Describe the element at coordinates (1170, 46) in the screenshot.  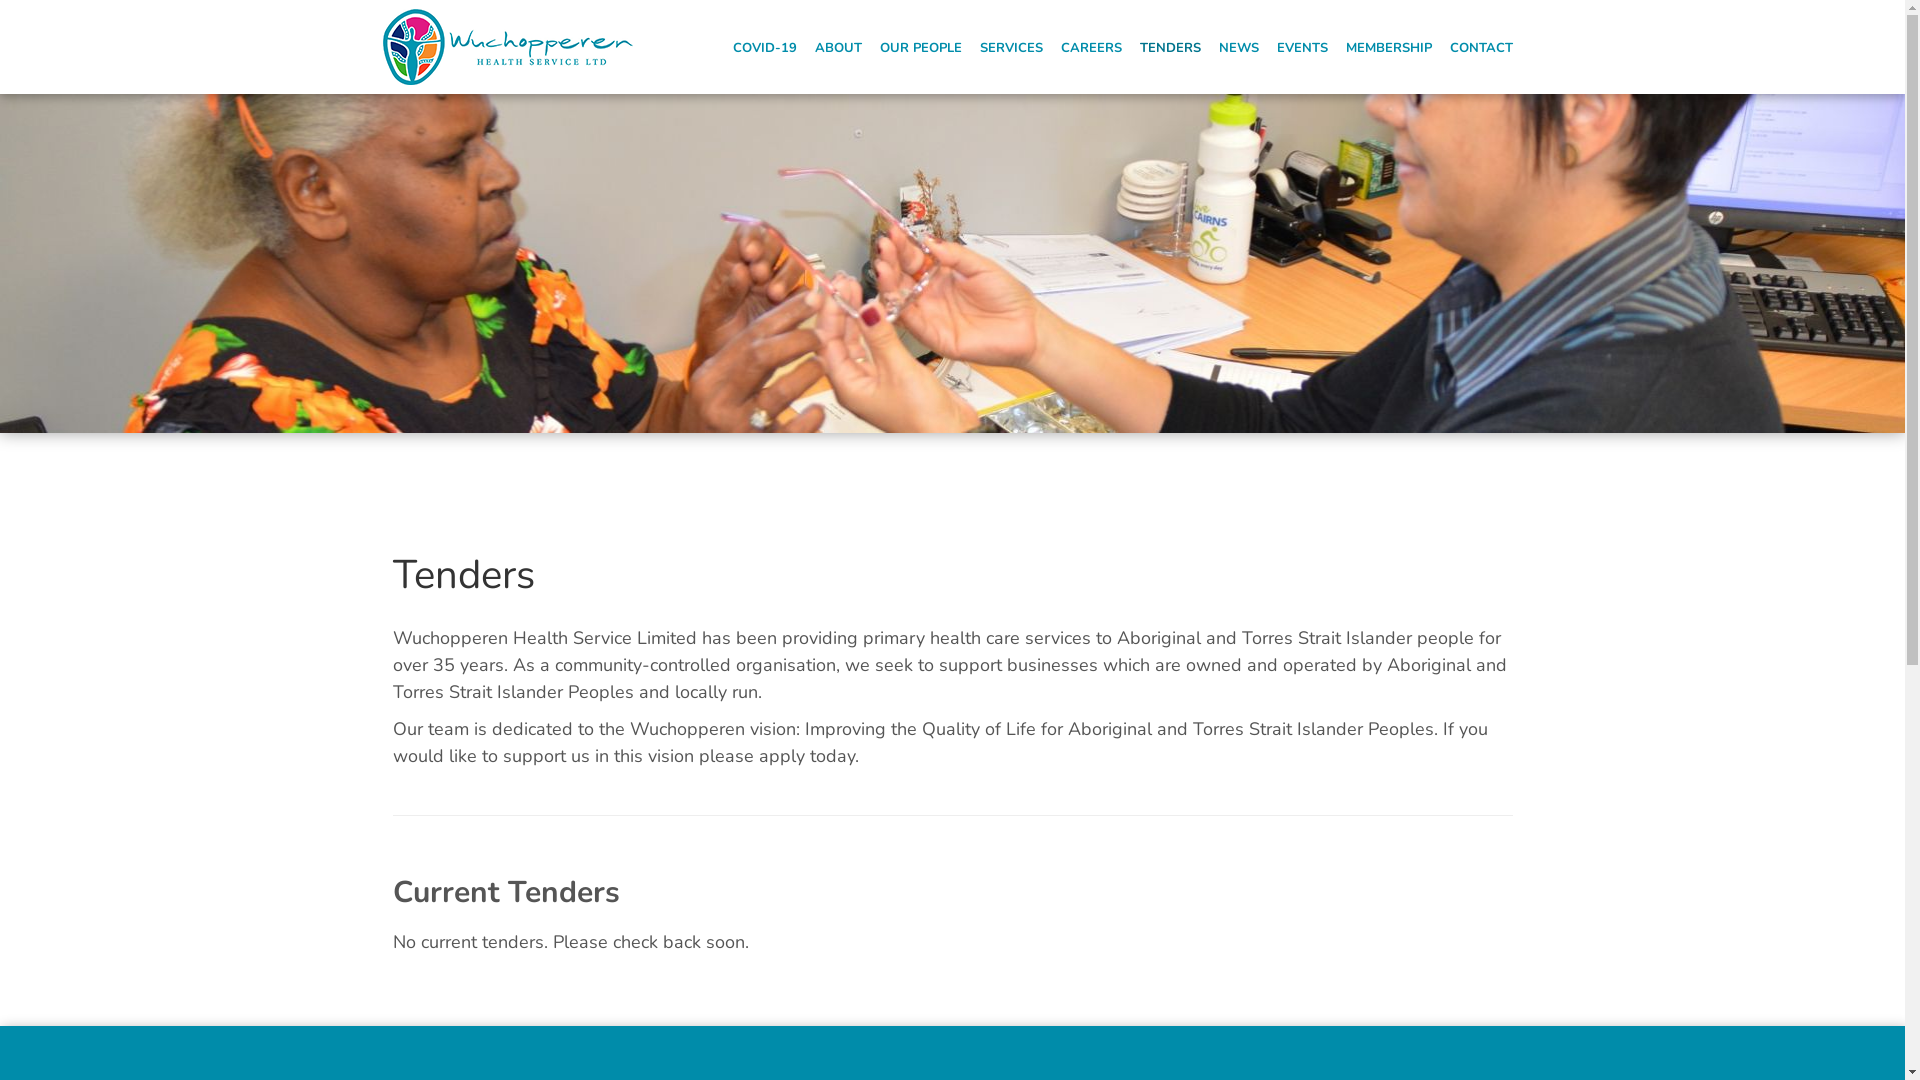
I see `'TENDERS'` at that location.